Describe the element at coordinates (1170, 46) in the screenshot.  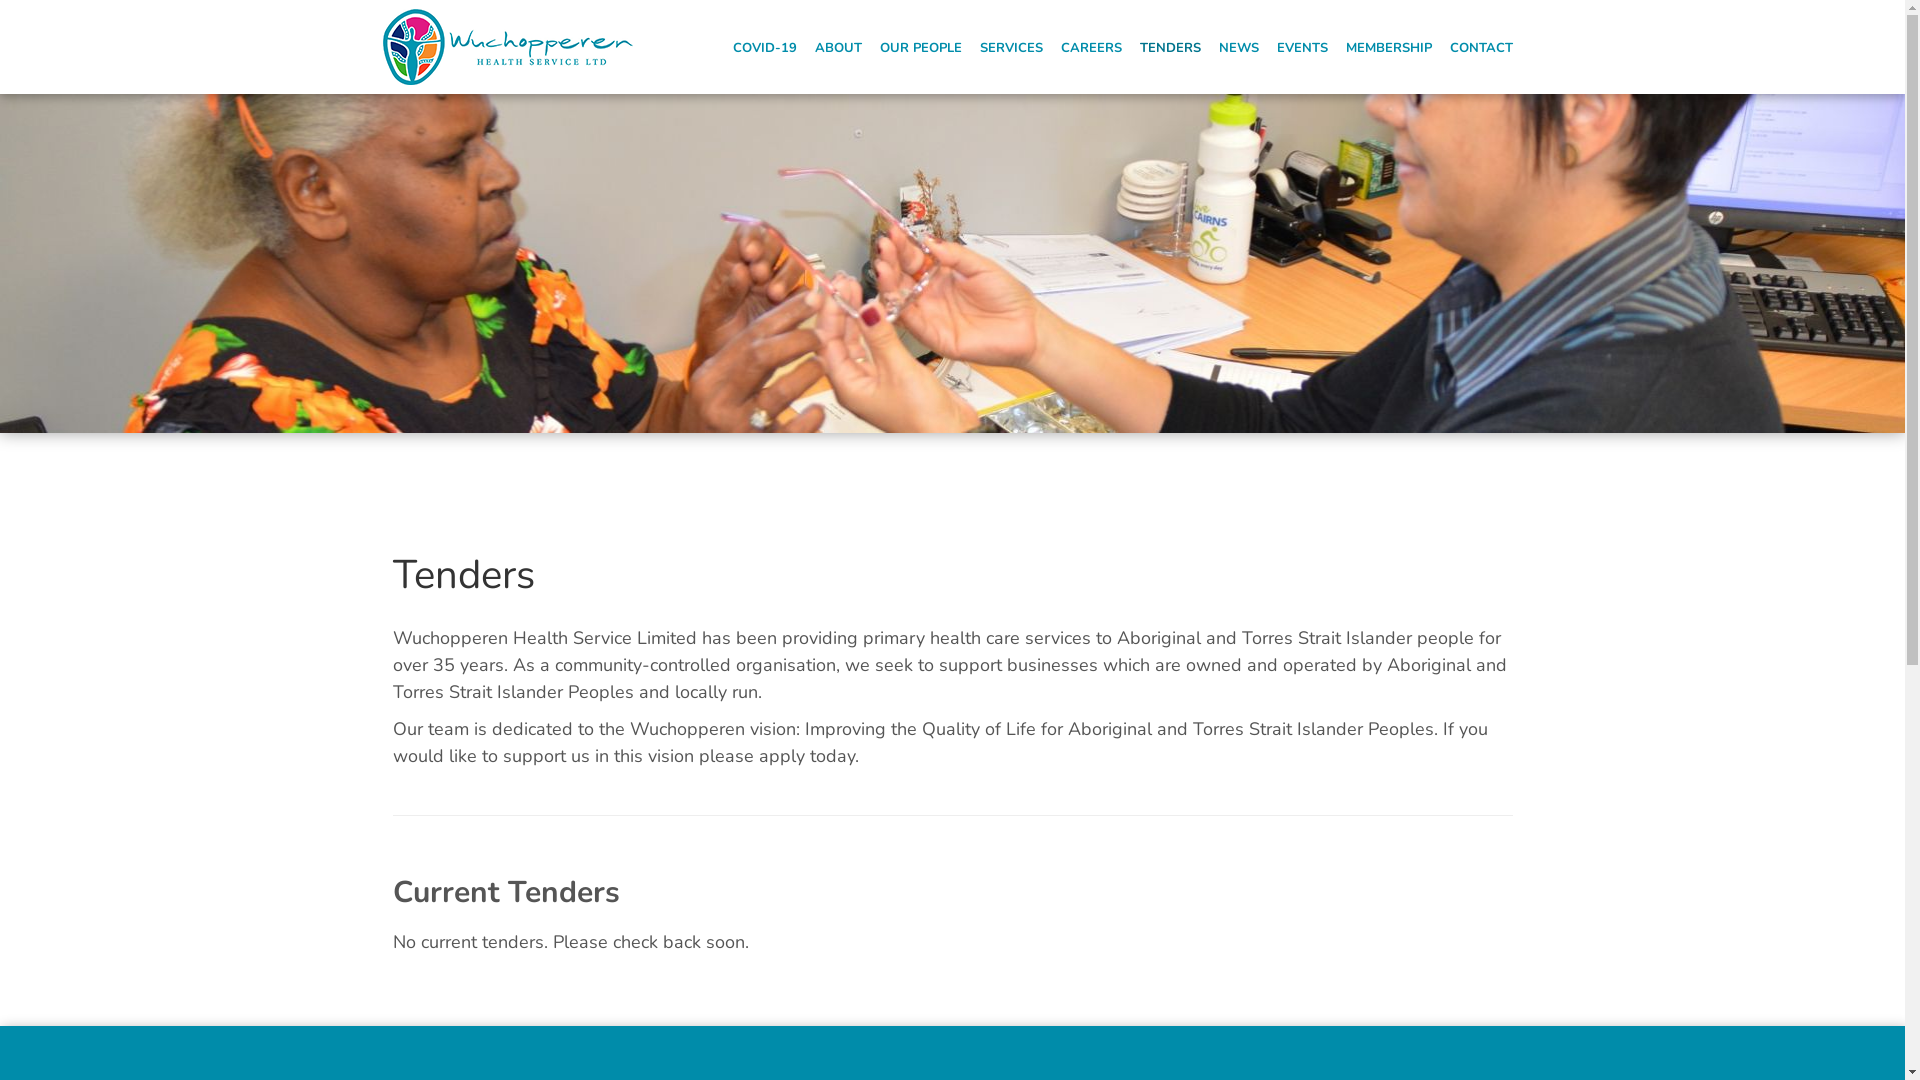
I see `'TENDERS'` at that location.